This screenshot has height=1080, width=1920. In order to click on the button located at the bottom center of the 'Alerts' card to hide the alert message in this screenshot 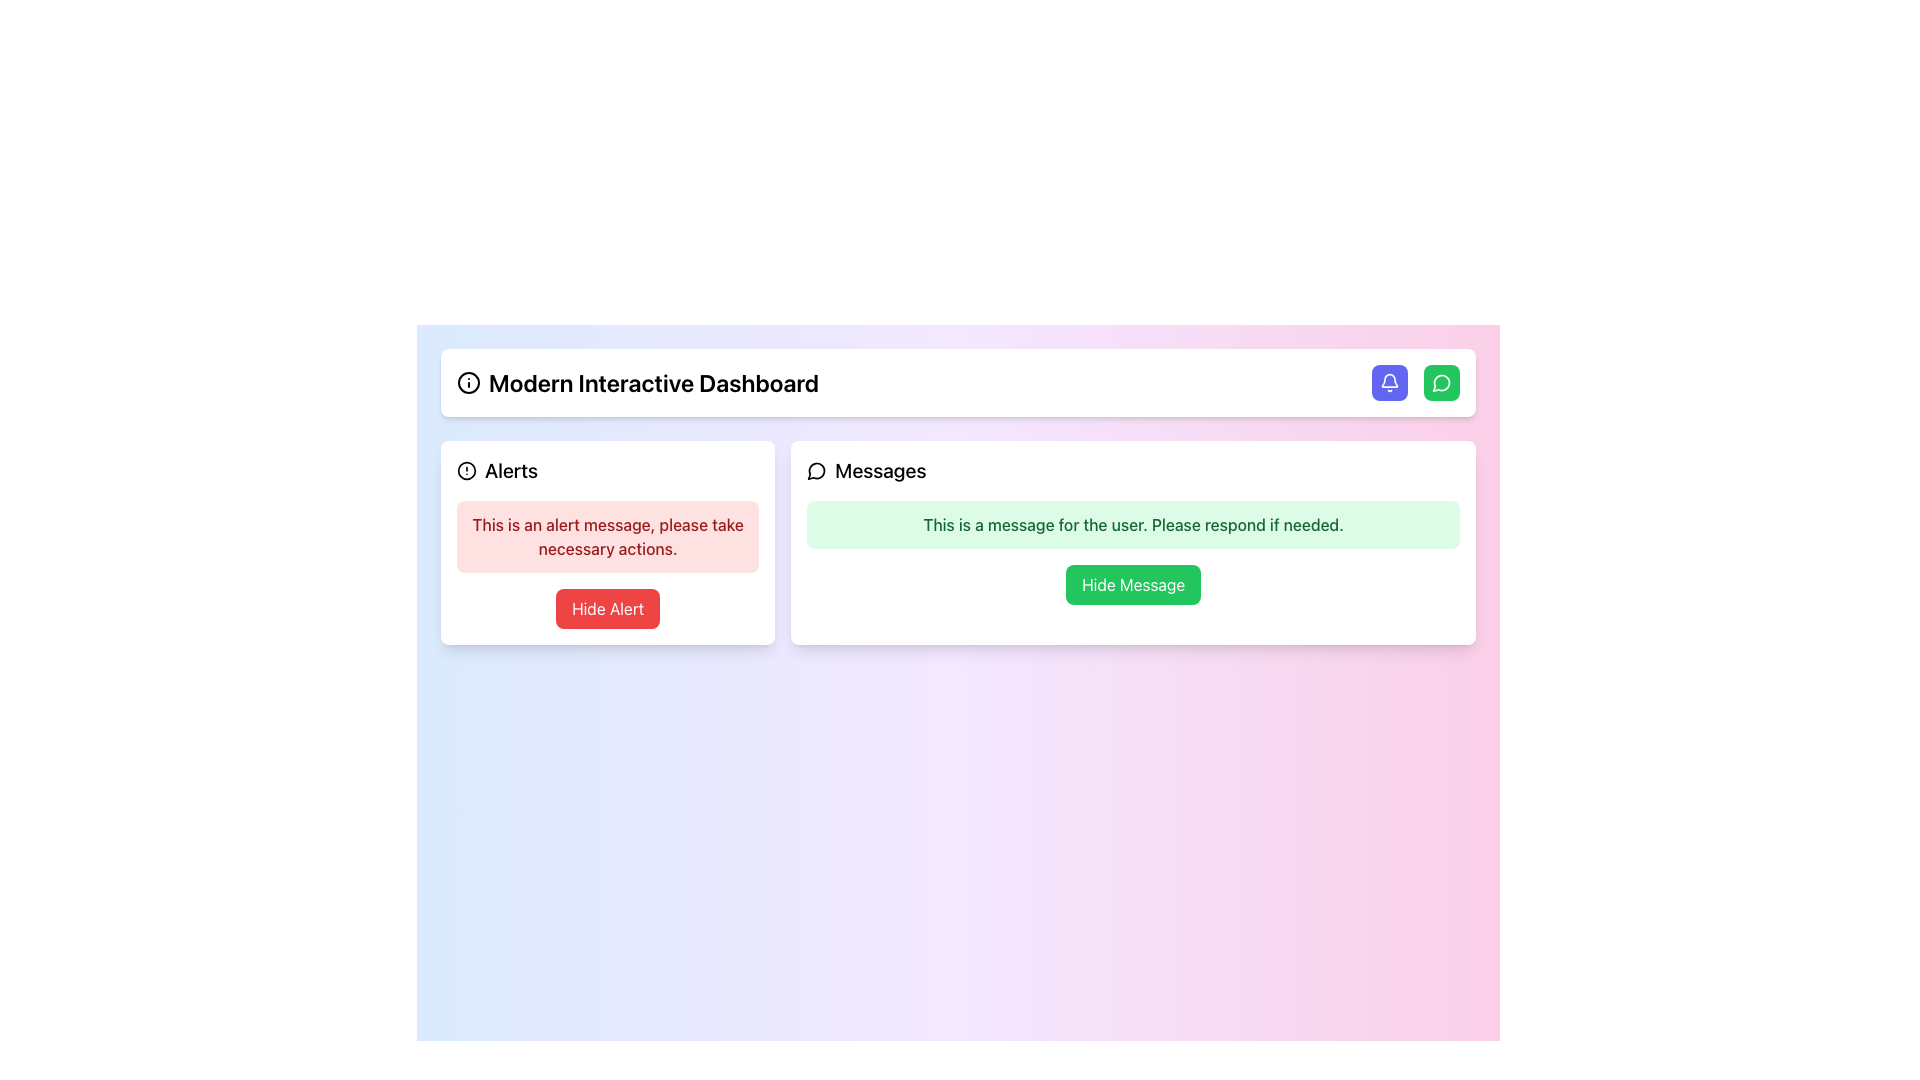, I will do `click(607, 608)`.